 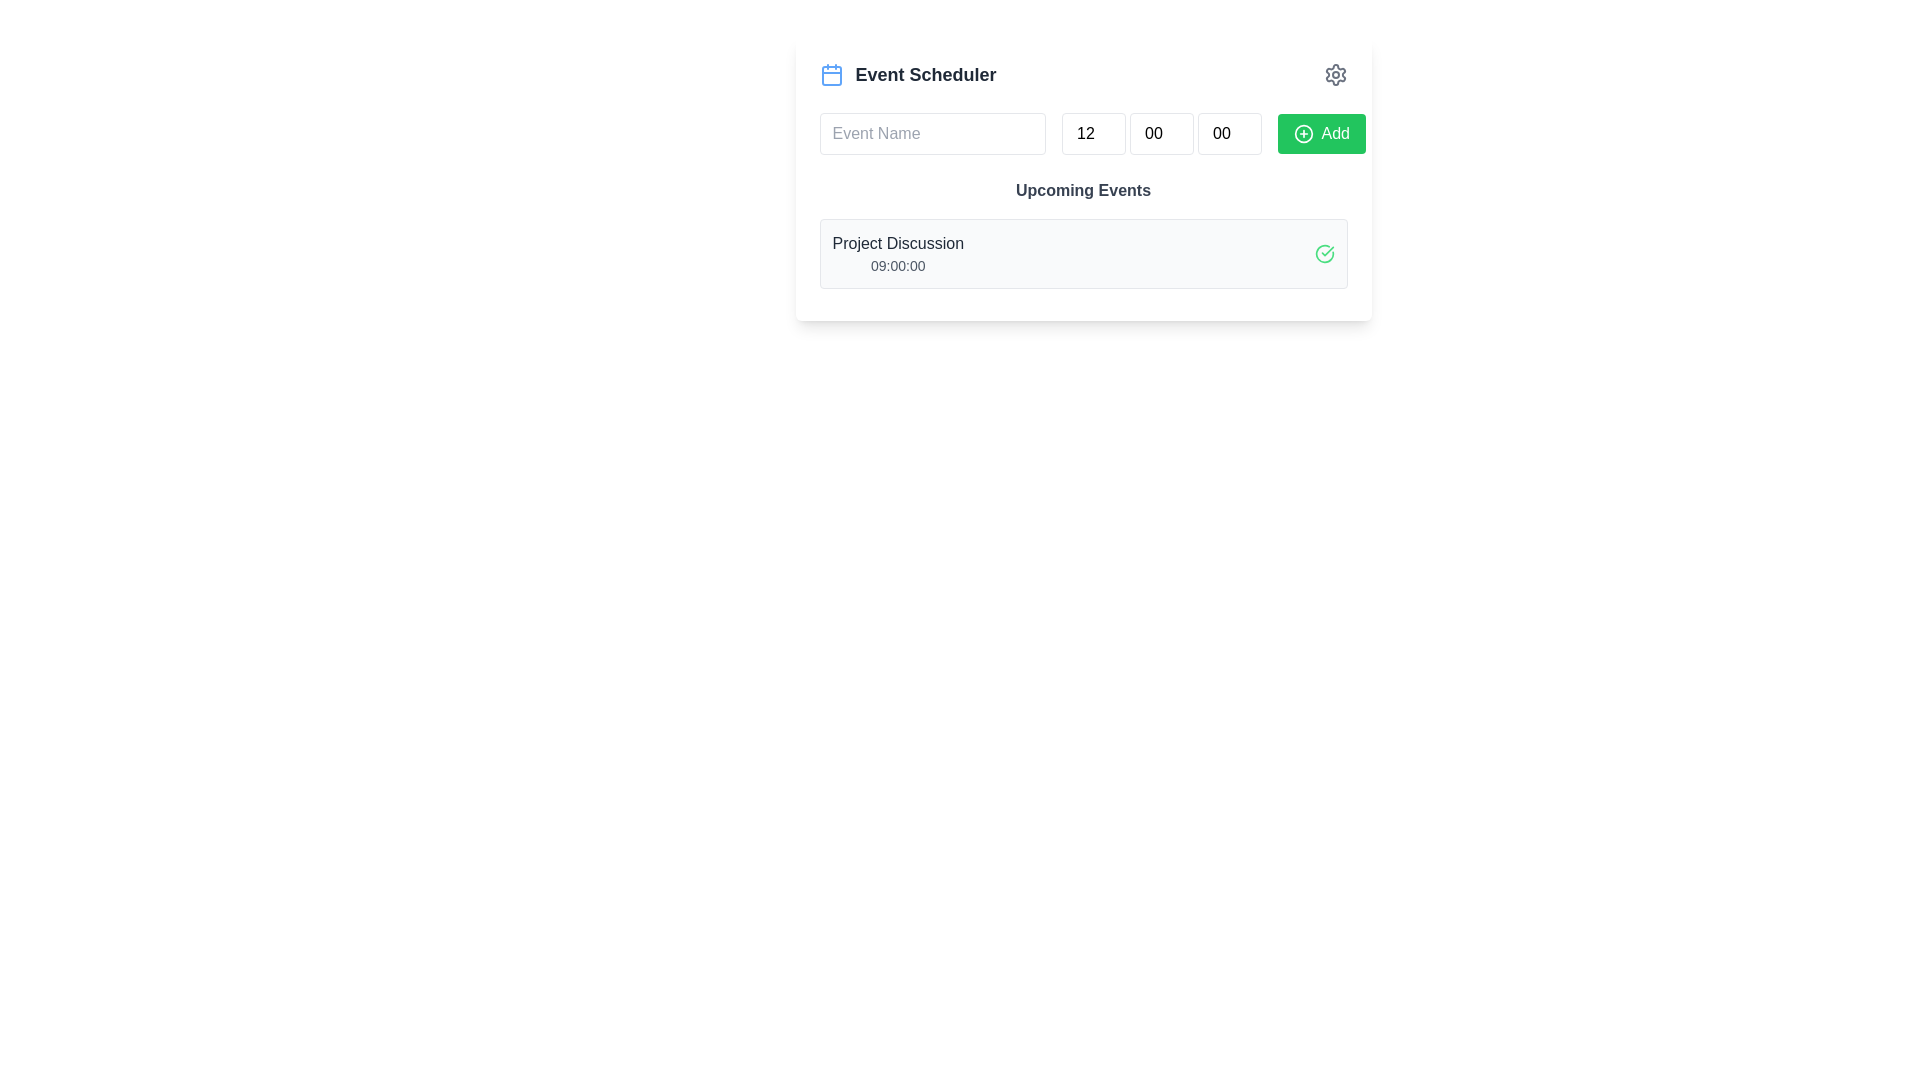 I want to click on the 'Add Event' button located at the far right of the horizontal layout below the 'Event Scheduler' heading, so click(x=1321, y=134).